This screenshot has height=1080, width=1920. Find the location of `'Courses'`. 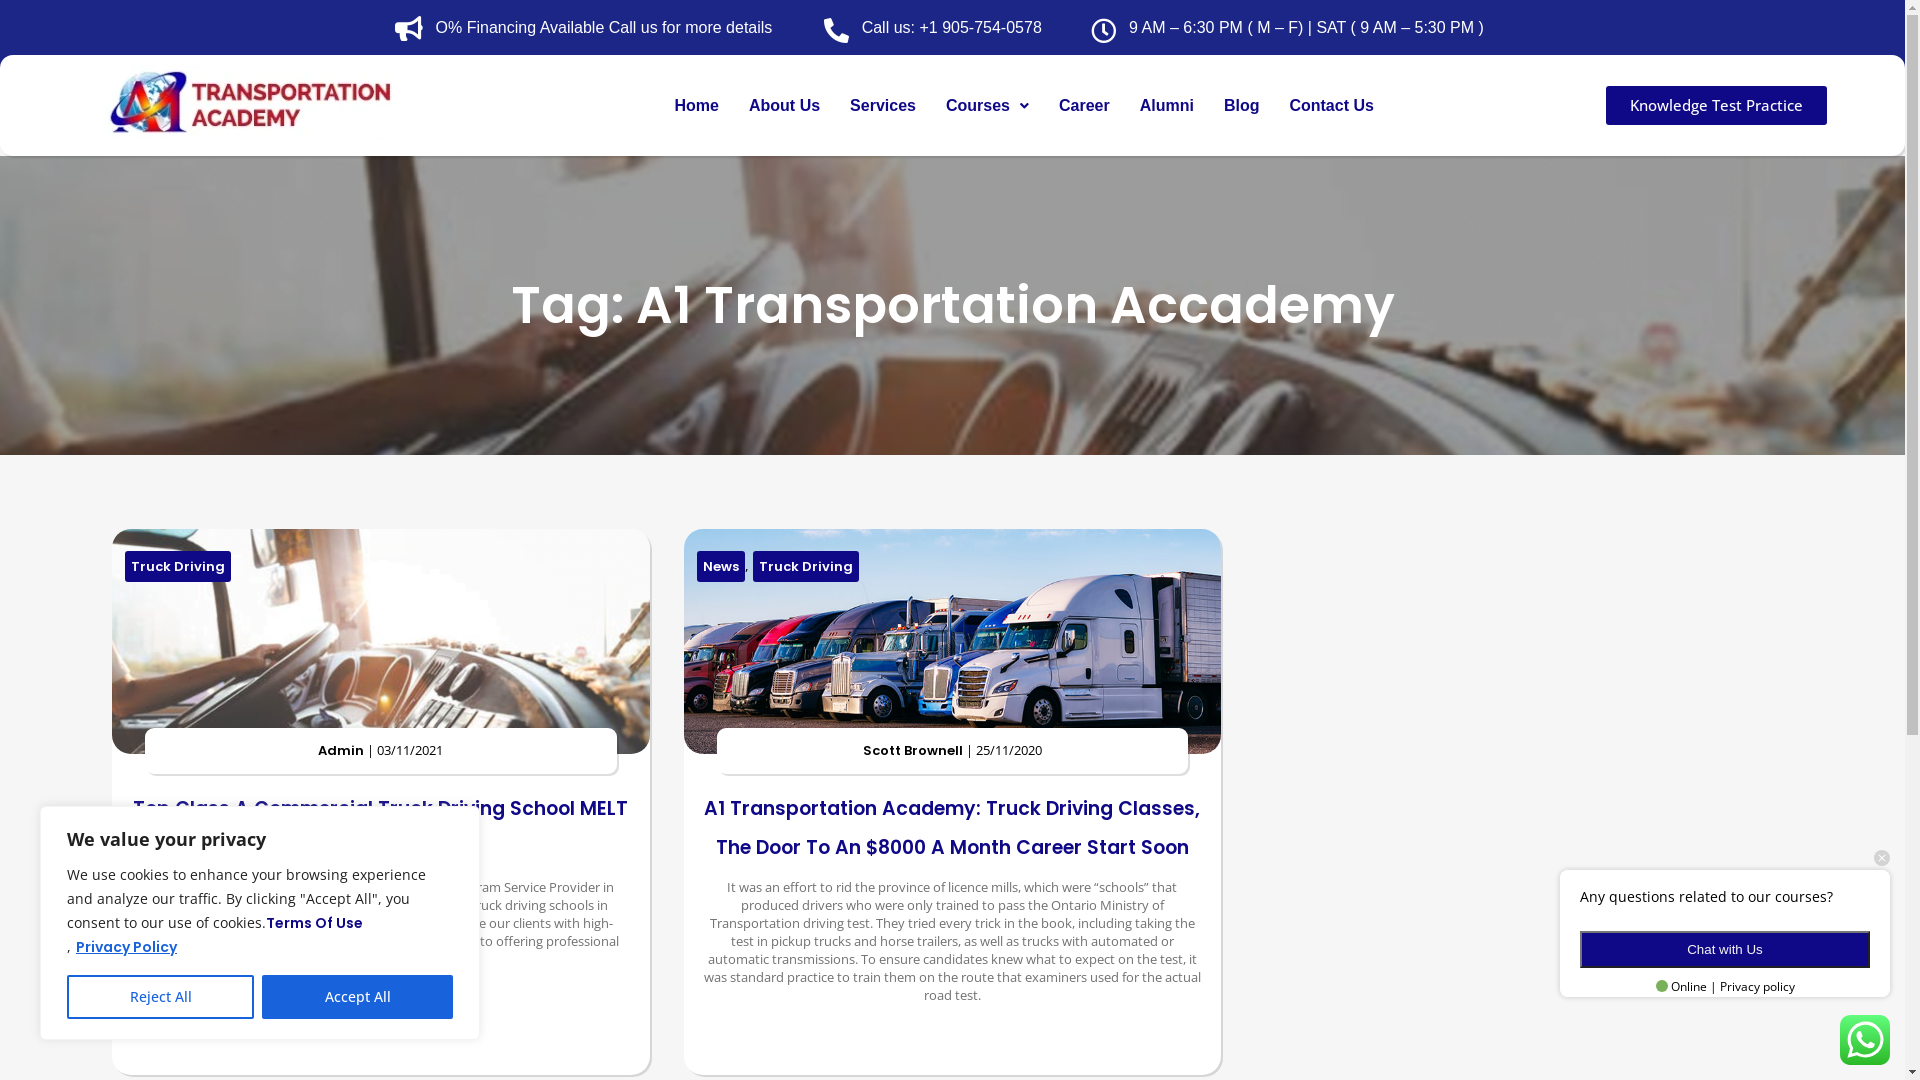

'Courses' is located at coordinates (987, 104).